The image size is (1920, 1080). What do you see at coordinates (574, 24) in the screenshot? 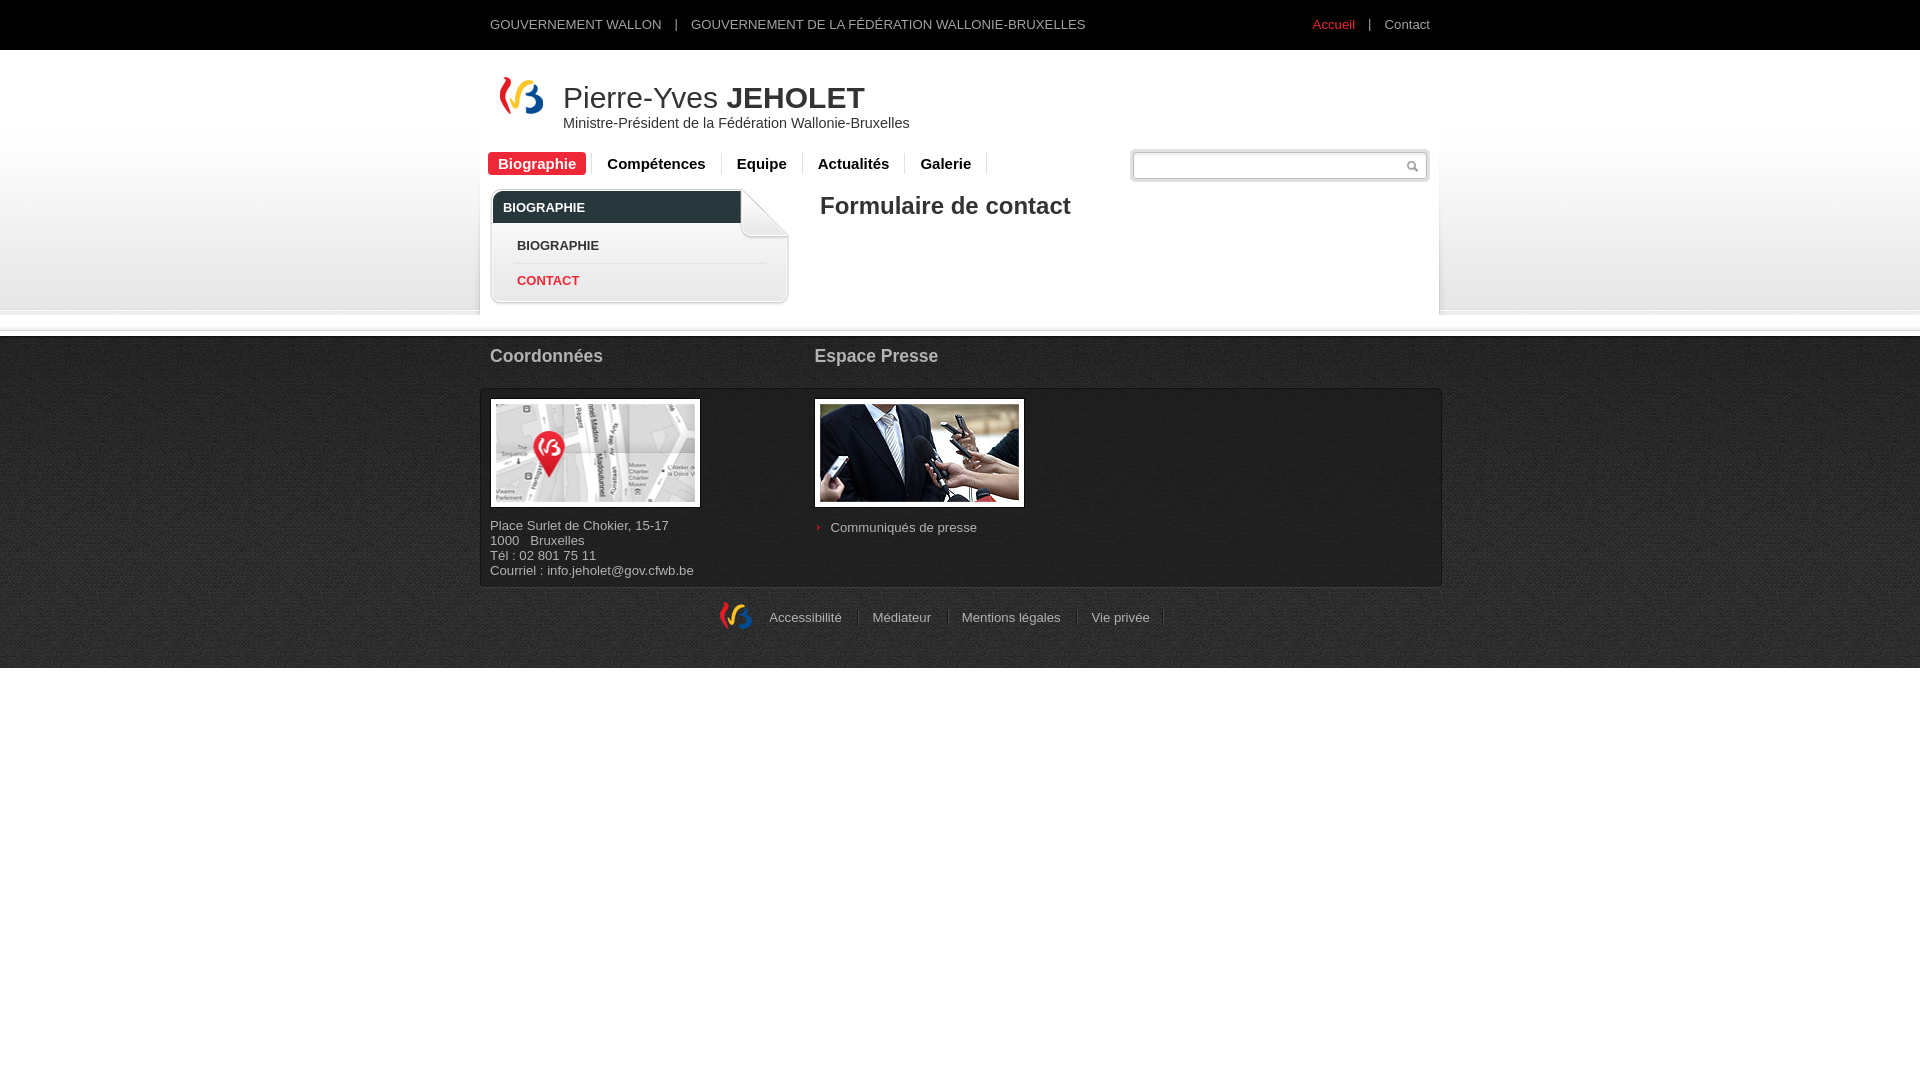
I see `'GOUVERNEMENT WALLON'` at bounding box center [574, 24].